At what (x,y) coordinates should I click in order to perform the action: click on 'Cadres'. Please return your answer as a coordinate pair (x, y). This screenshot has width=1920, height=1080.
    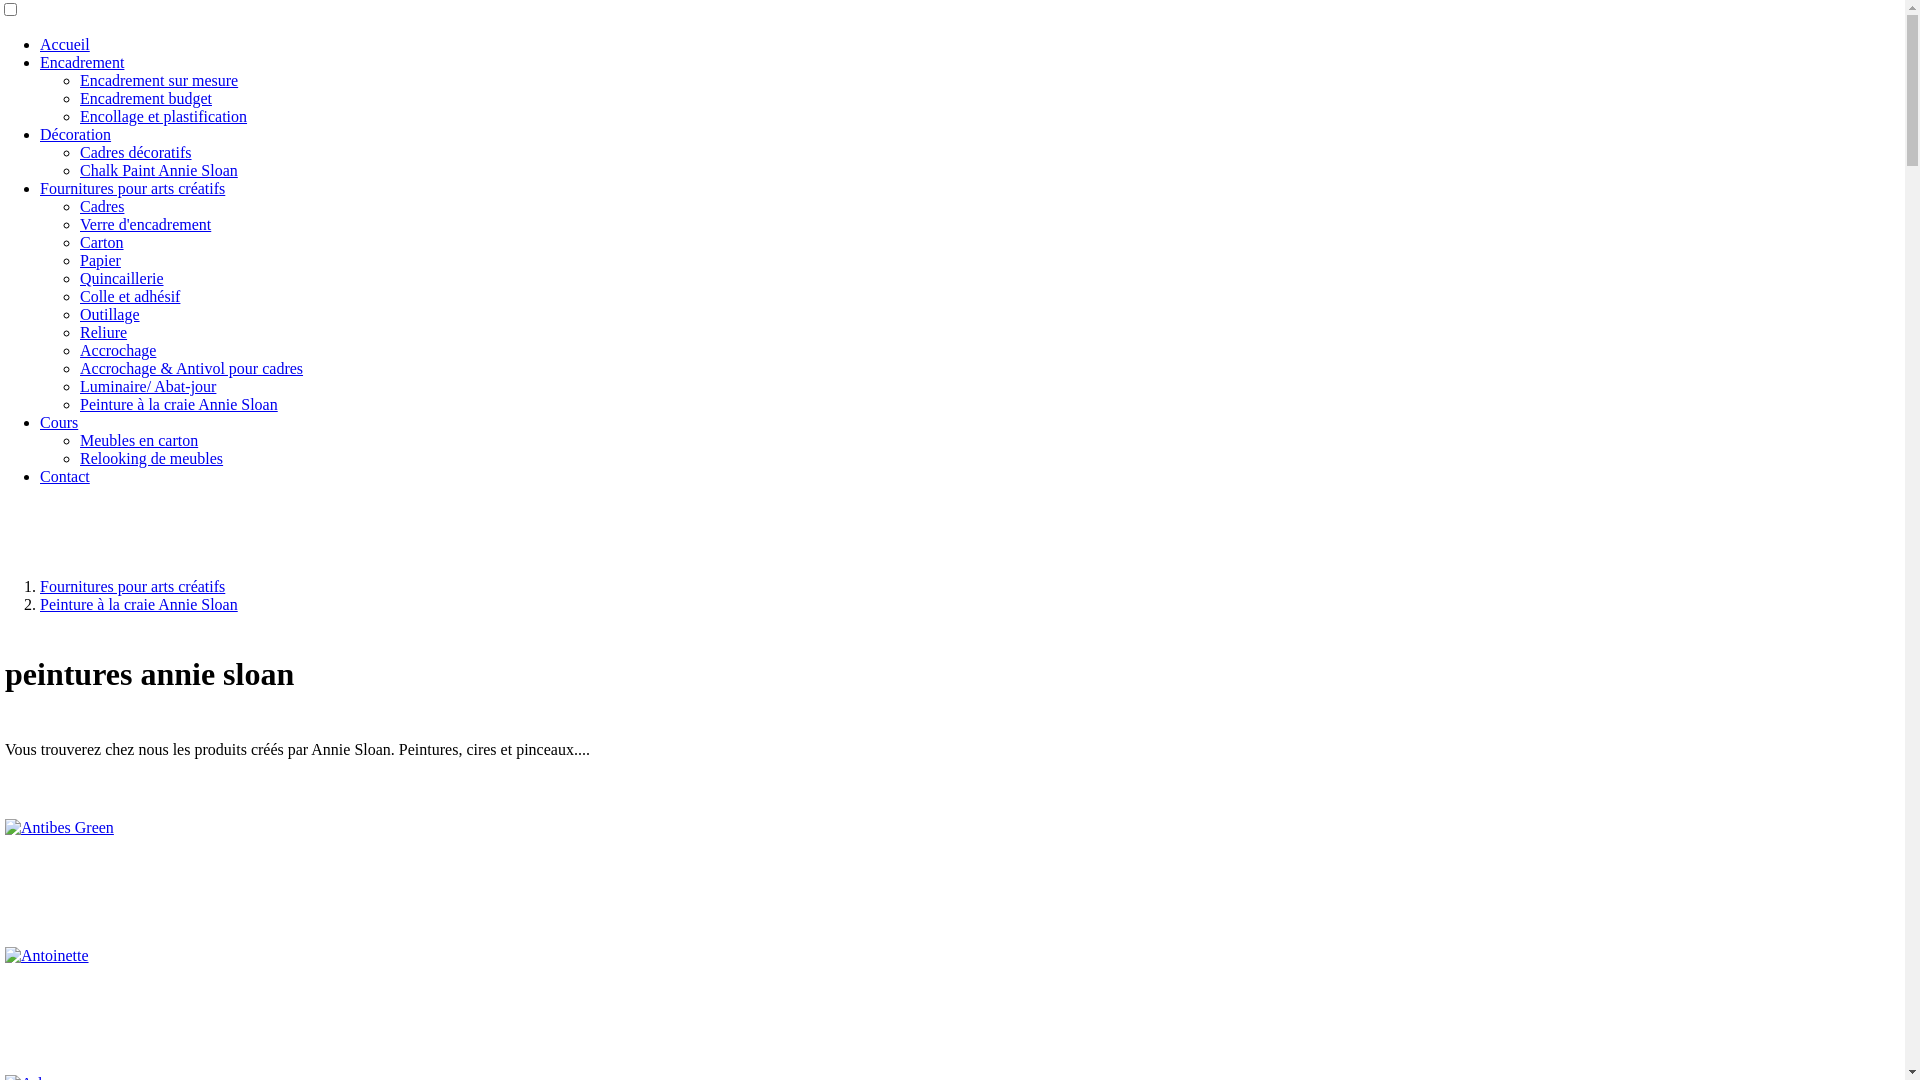
    Looking at the image, I should click on (100, 206).